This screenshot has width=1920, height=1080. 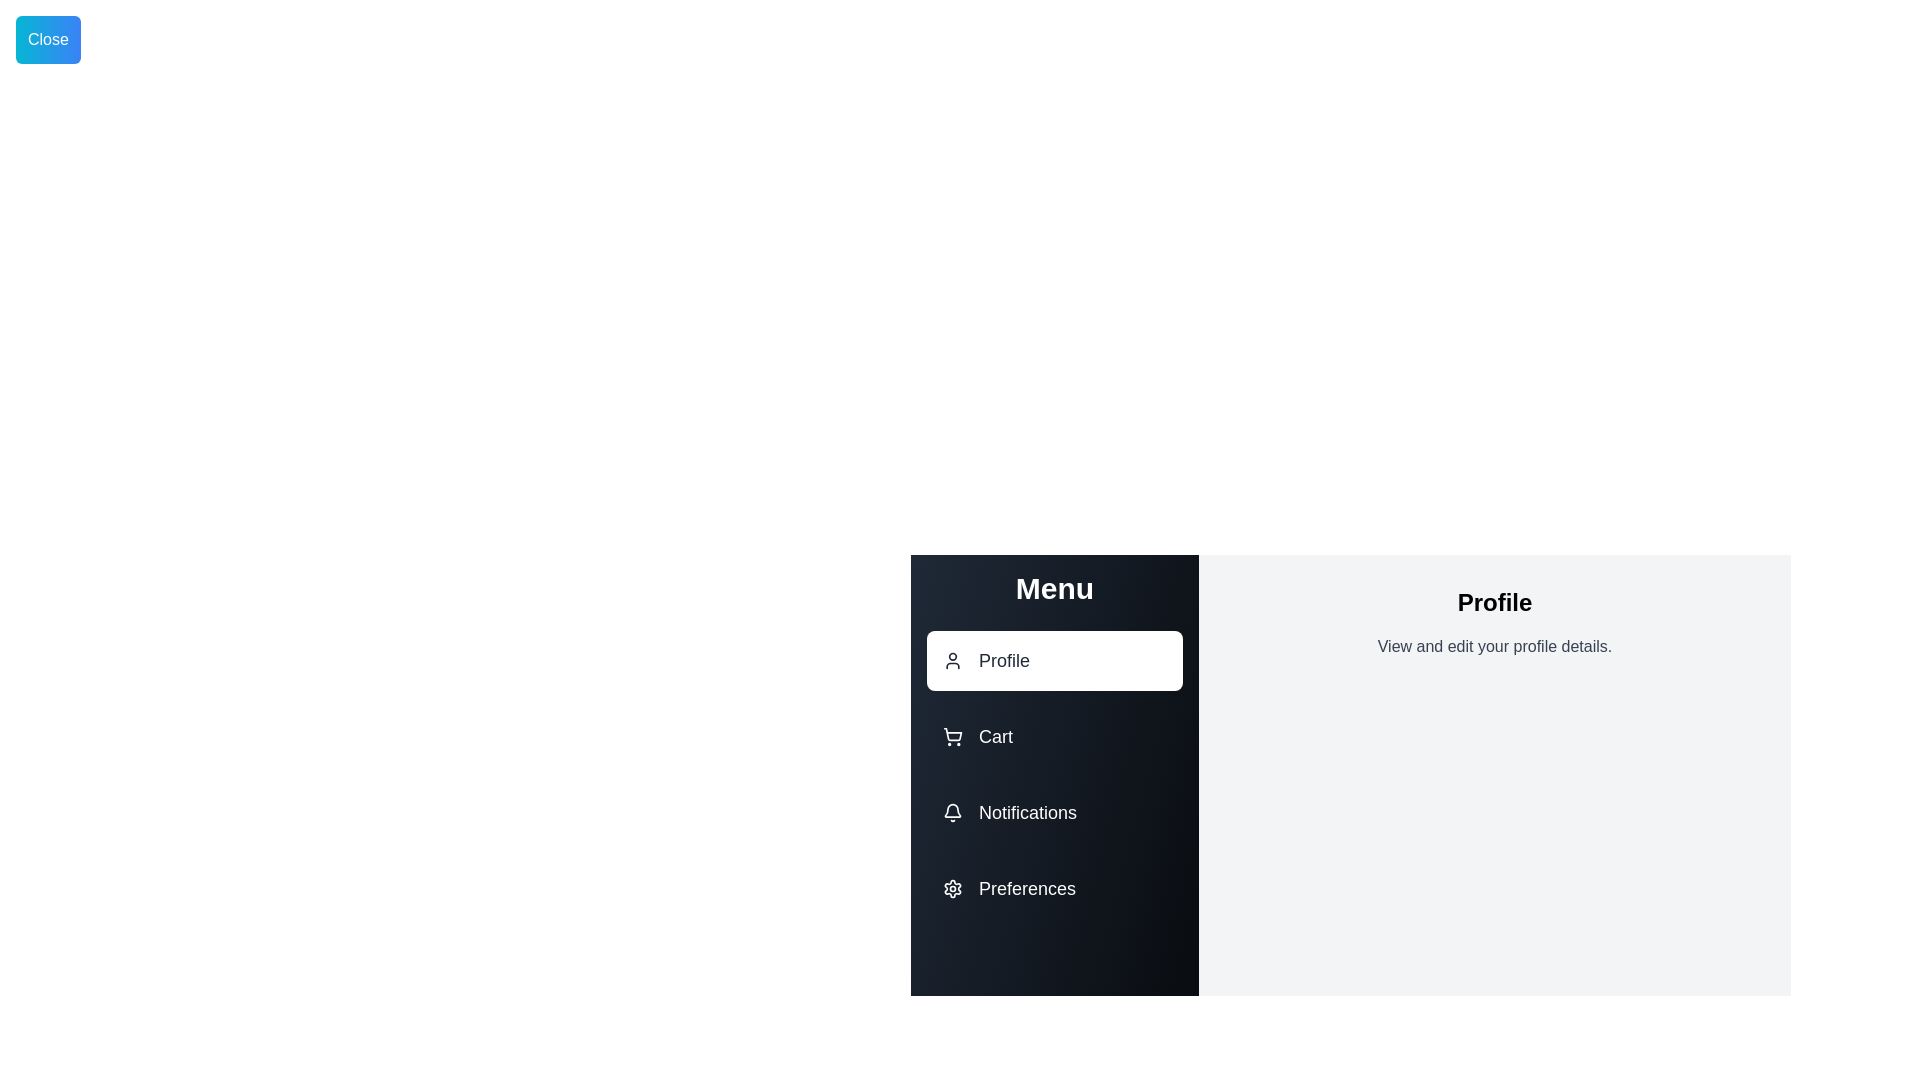 What do you see at coordinates (1054, 736) in the screenshot?
I see `the menu option Cart by clicking on its corresponding area` at bounding box center [1054, 736].